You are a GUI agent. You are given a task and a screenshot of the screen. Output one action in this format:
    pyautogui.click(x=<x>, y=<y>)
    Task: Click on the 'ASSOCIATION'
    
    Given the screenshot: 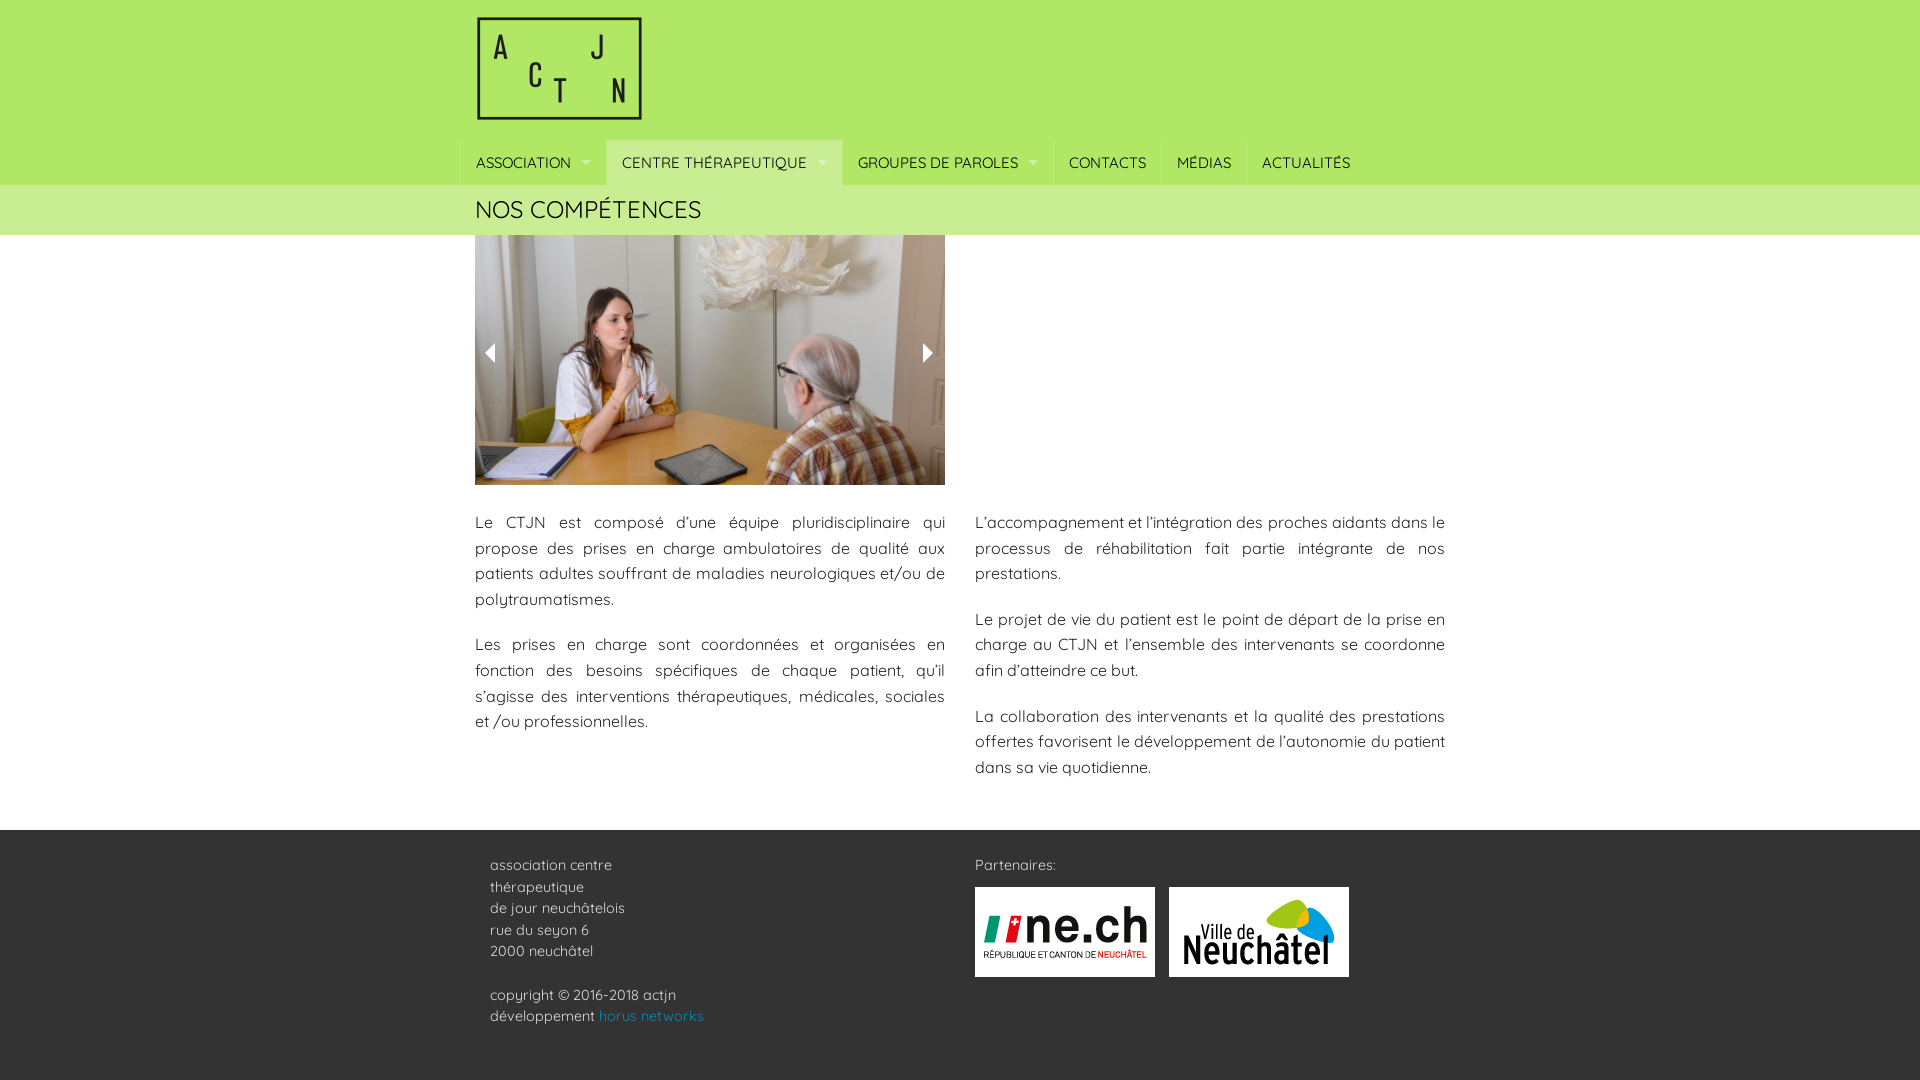 What is the action you would take?
    pyautogui.click(x=533, y=161)
    